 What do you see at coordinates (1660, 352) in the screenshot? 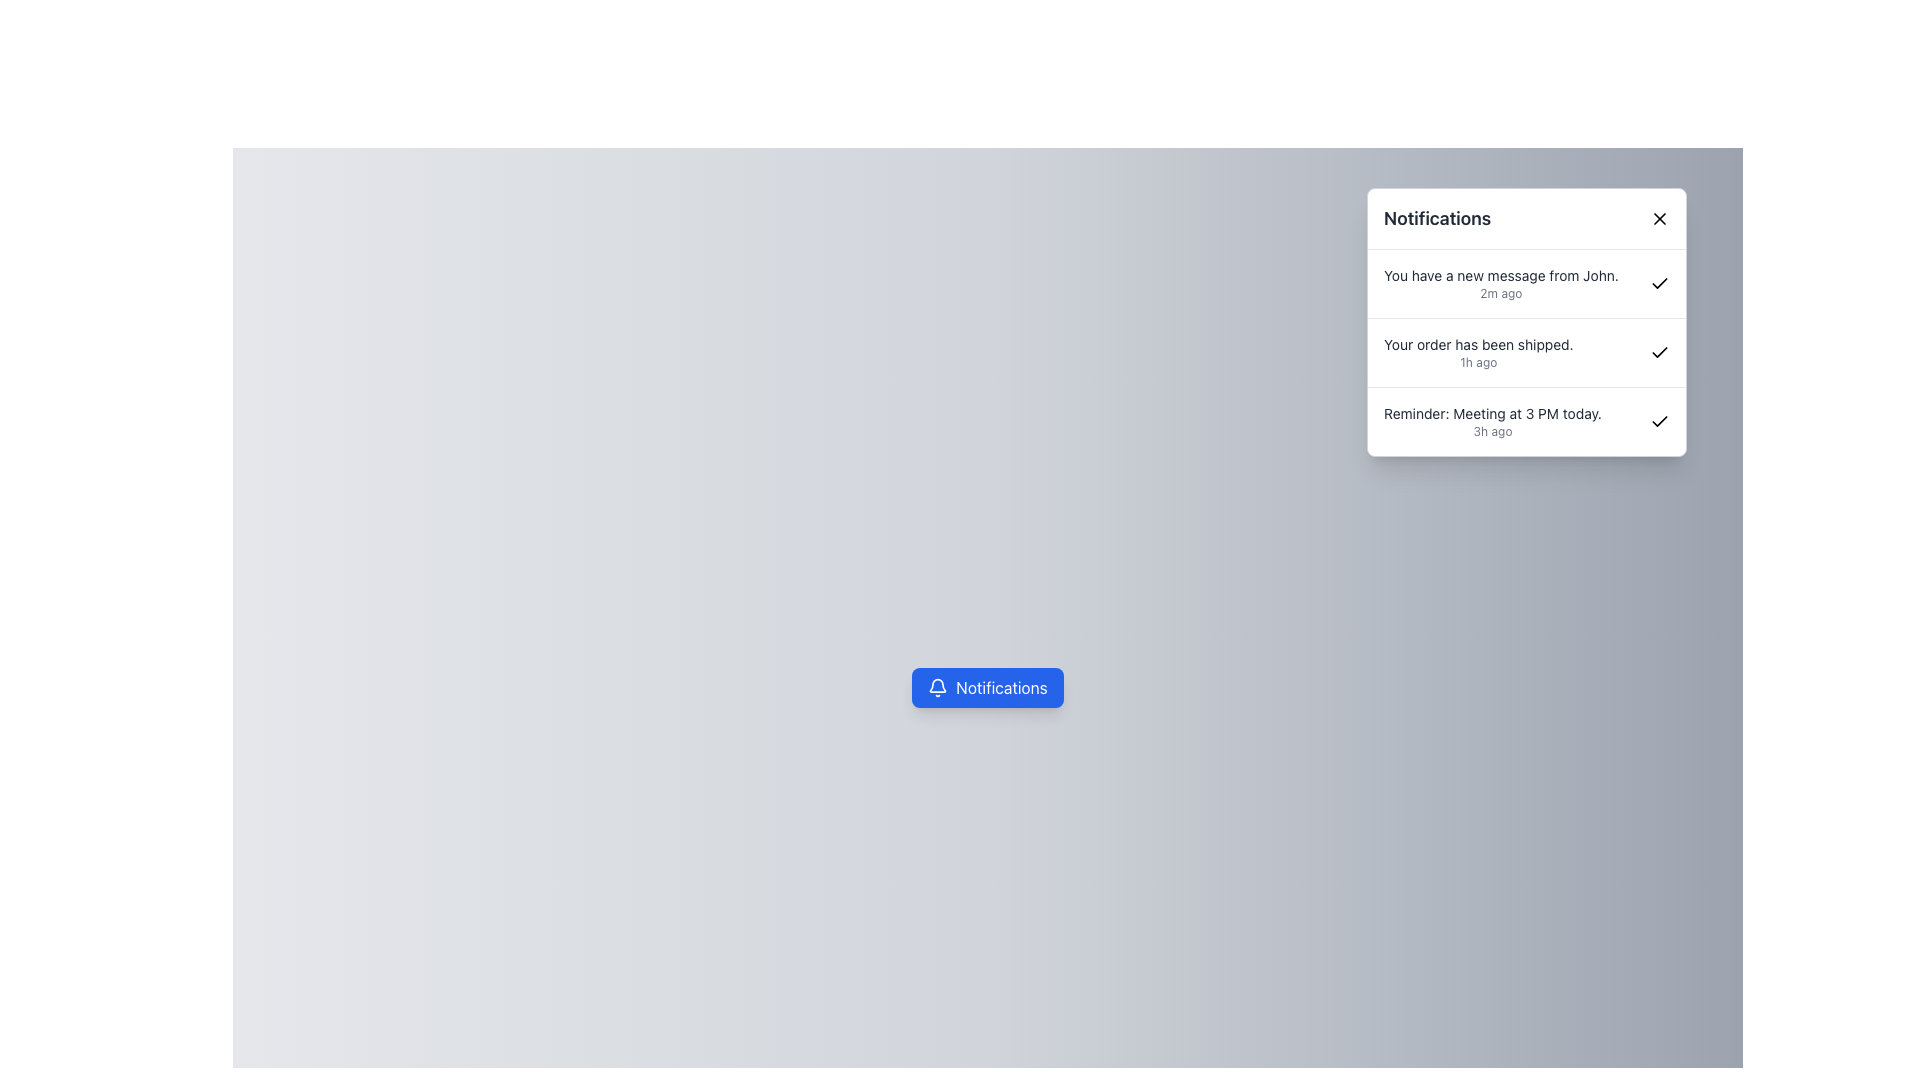
I see `the Checkbox or Checkmark Icon within the notification card that confirms the order has been shipped` at bounding box center [1660, 352].